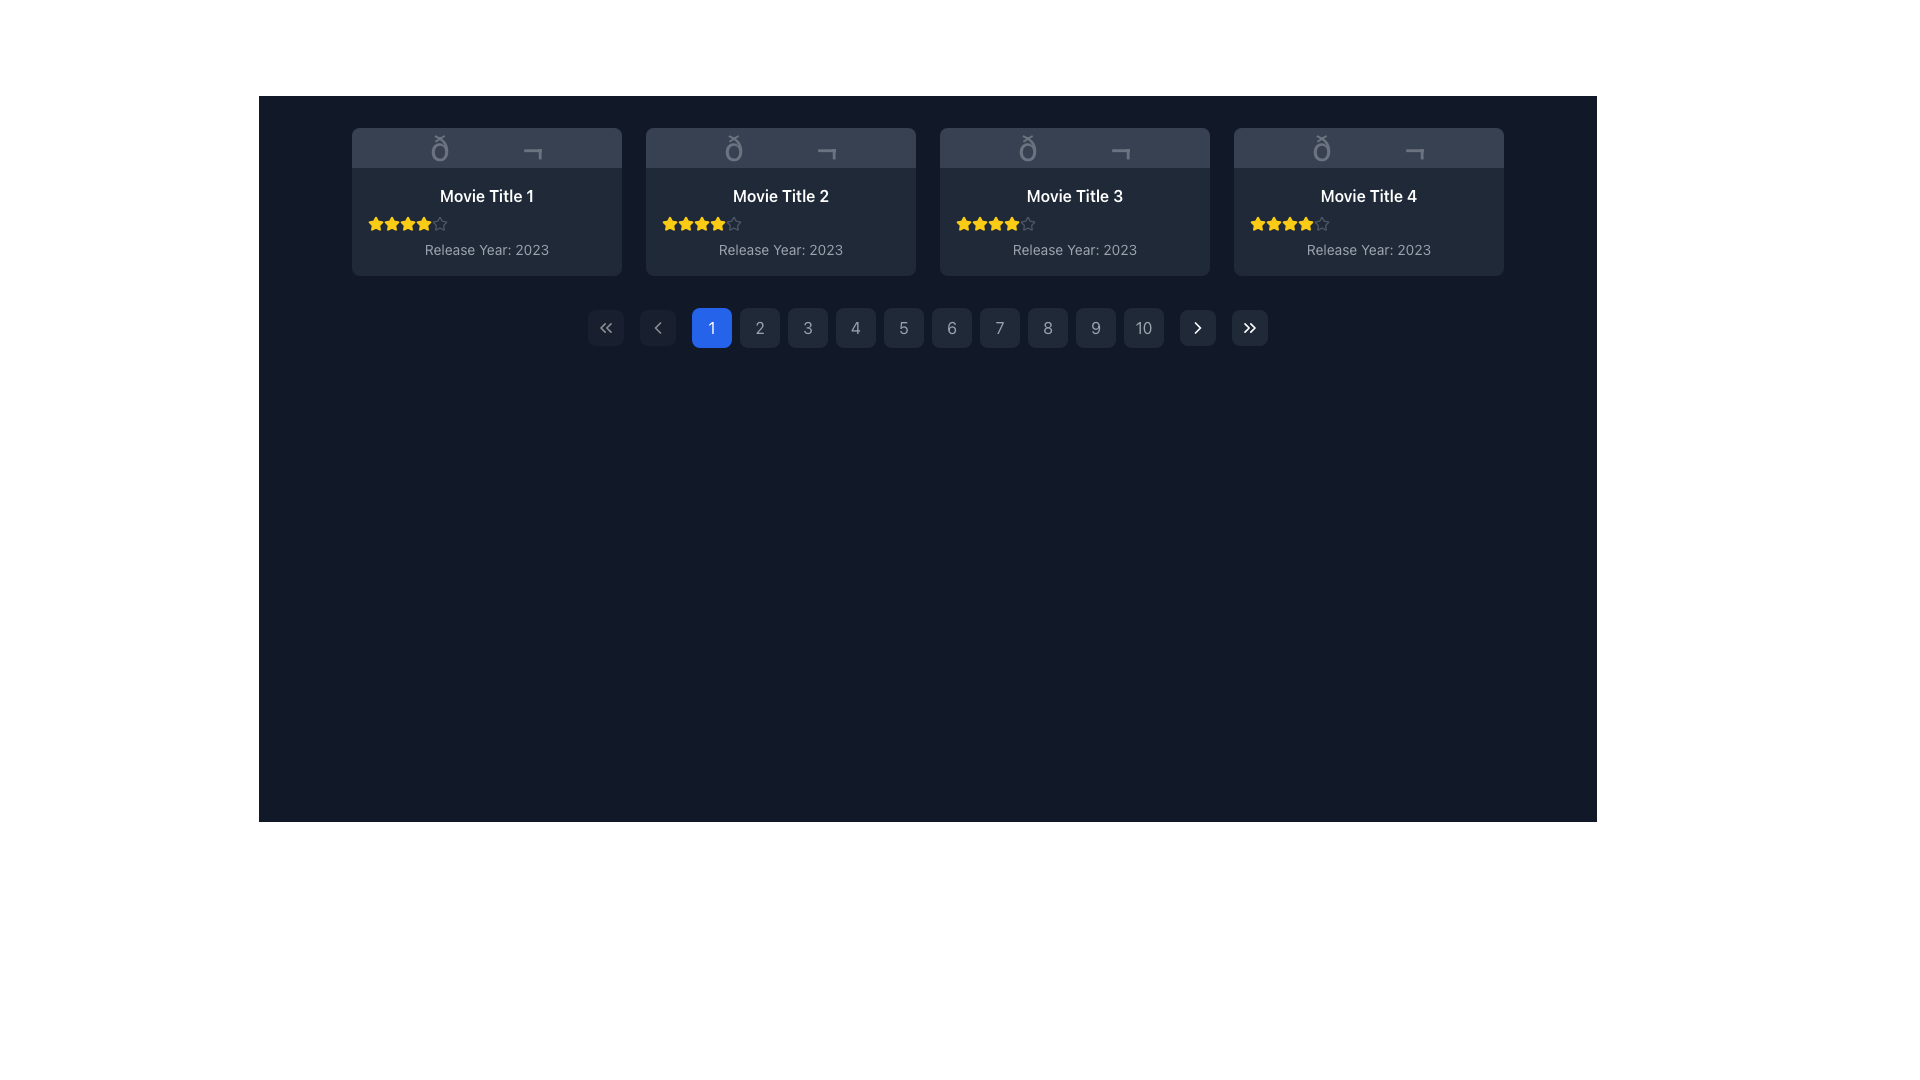  Describe the element at coordinates (657, 326) in the screenshot. I see `the Navigation Chevron icon located in the lower section of the interface, adjacent to the button labeled '1'` at that location.